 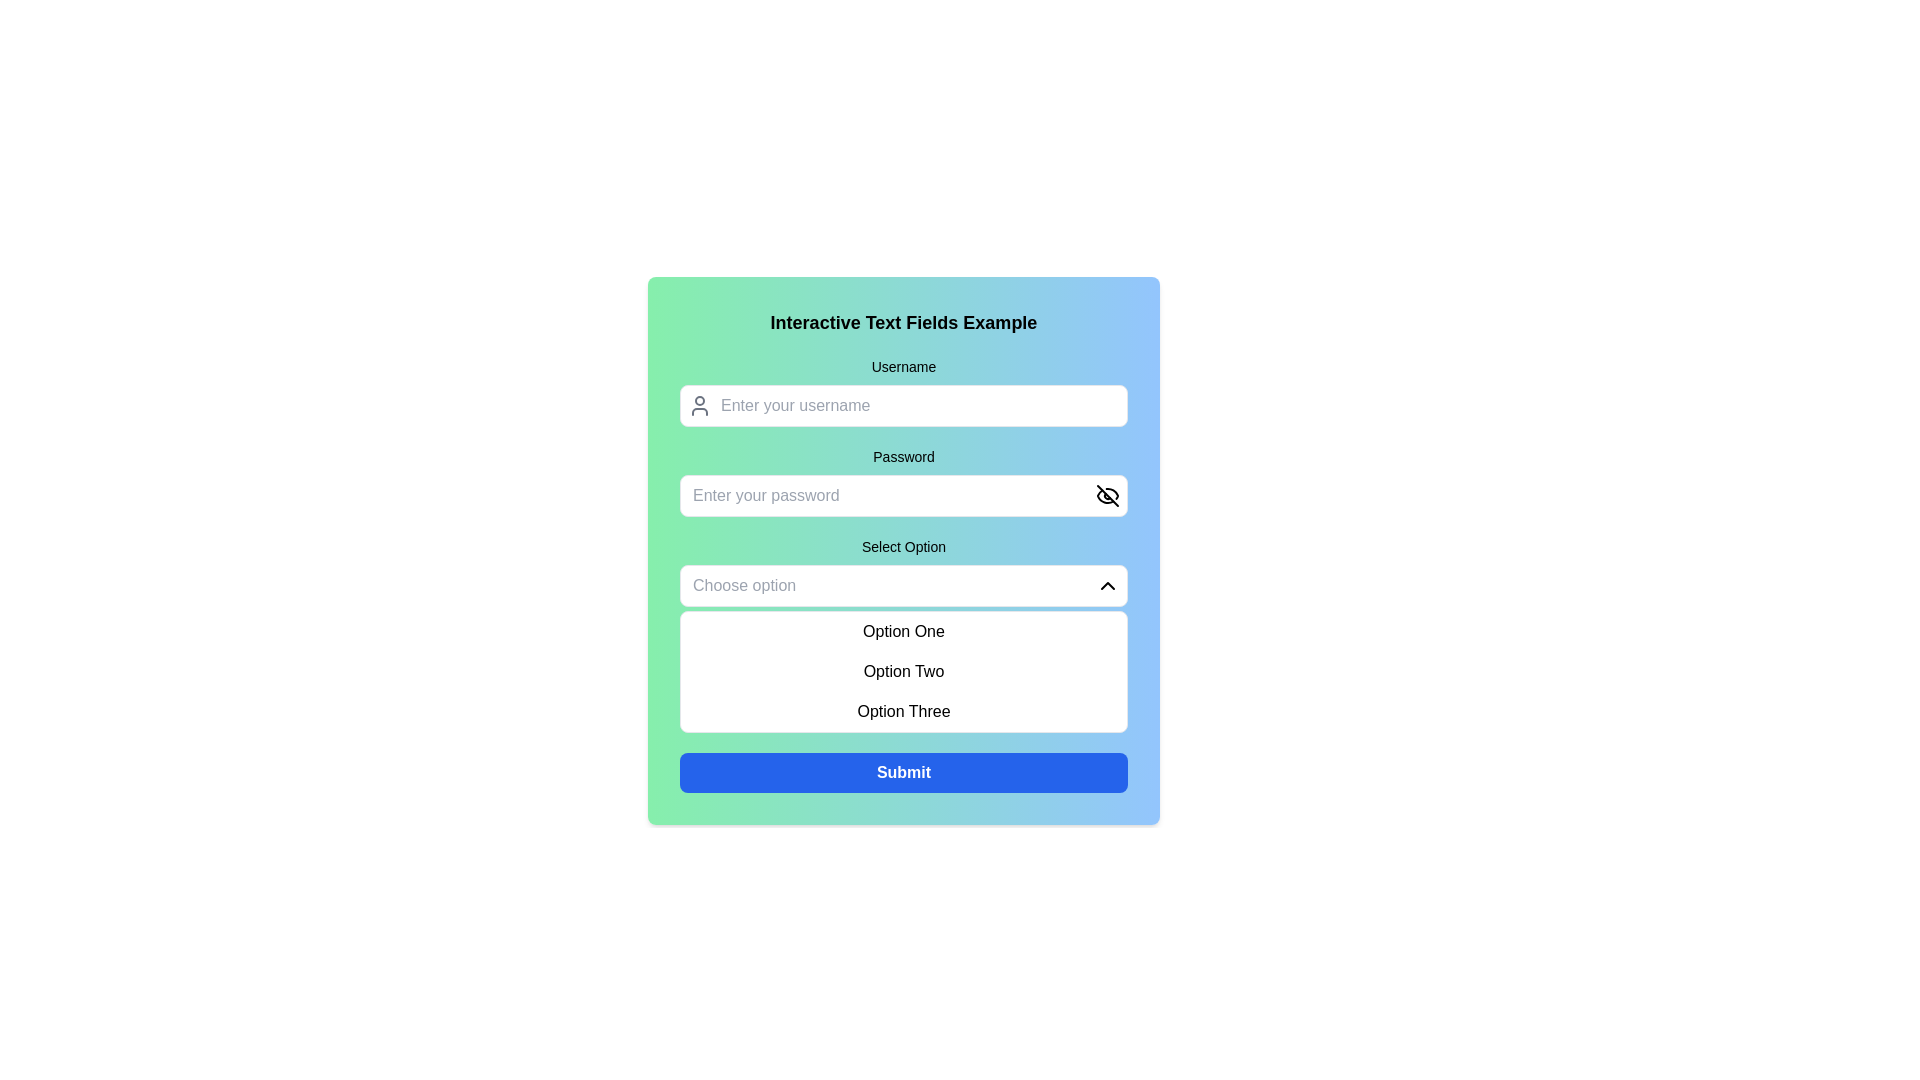 What do you see at coordinates (902, 711) in the screenshot?
I see `the third option in the dropdown menu` at bounding box center [902, 711].